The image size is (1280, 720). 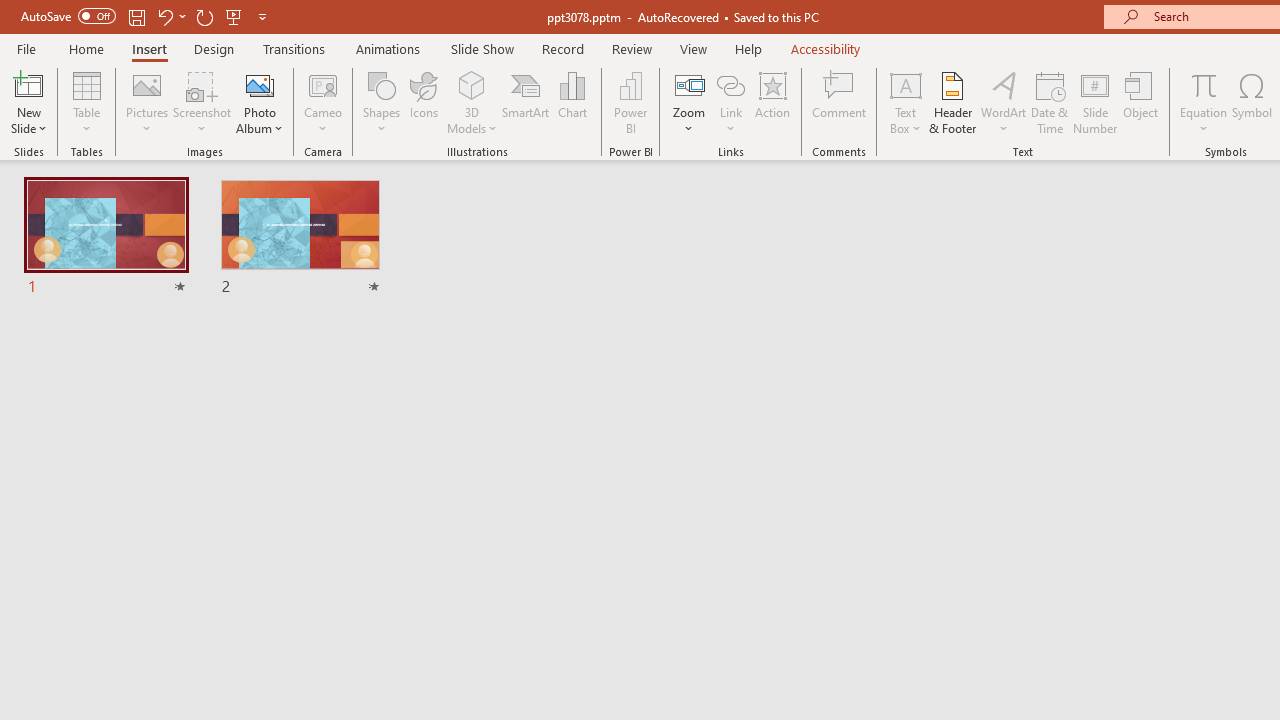 I want to click on 'New Photo Album...', so click(x=258, y=84).